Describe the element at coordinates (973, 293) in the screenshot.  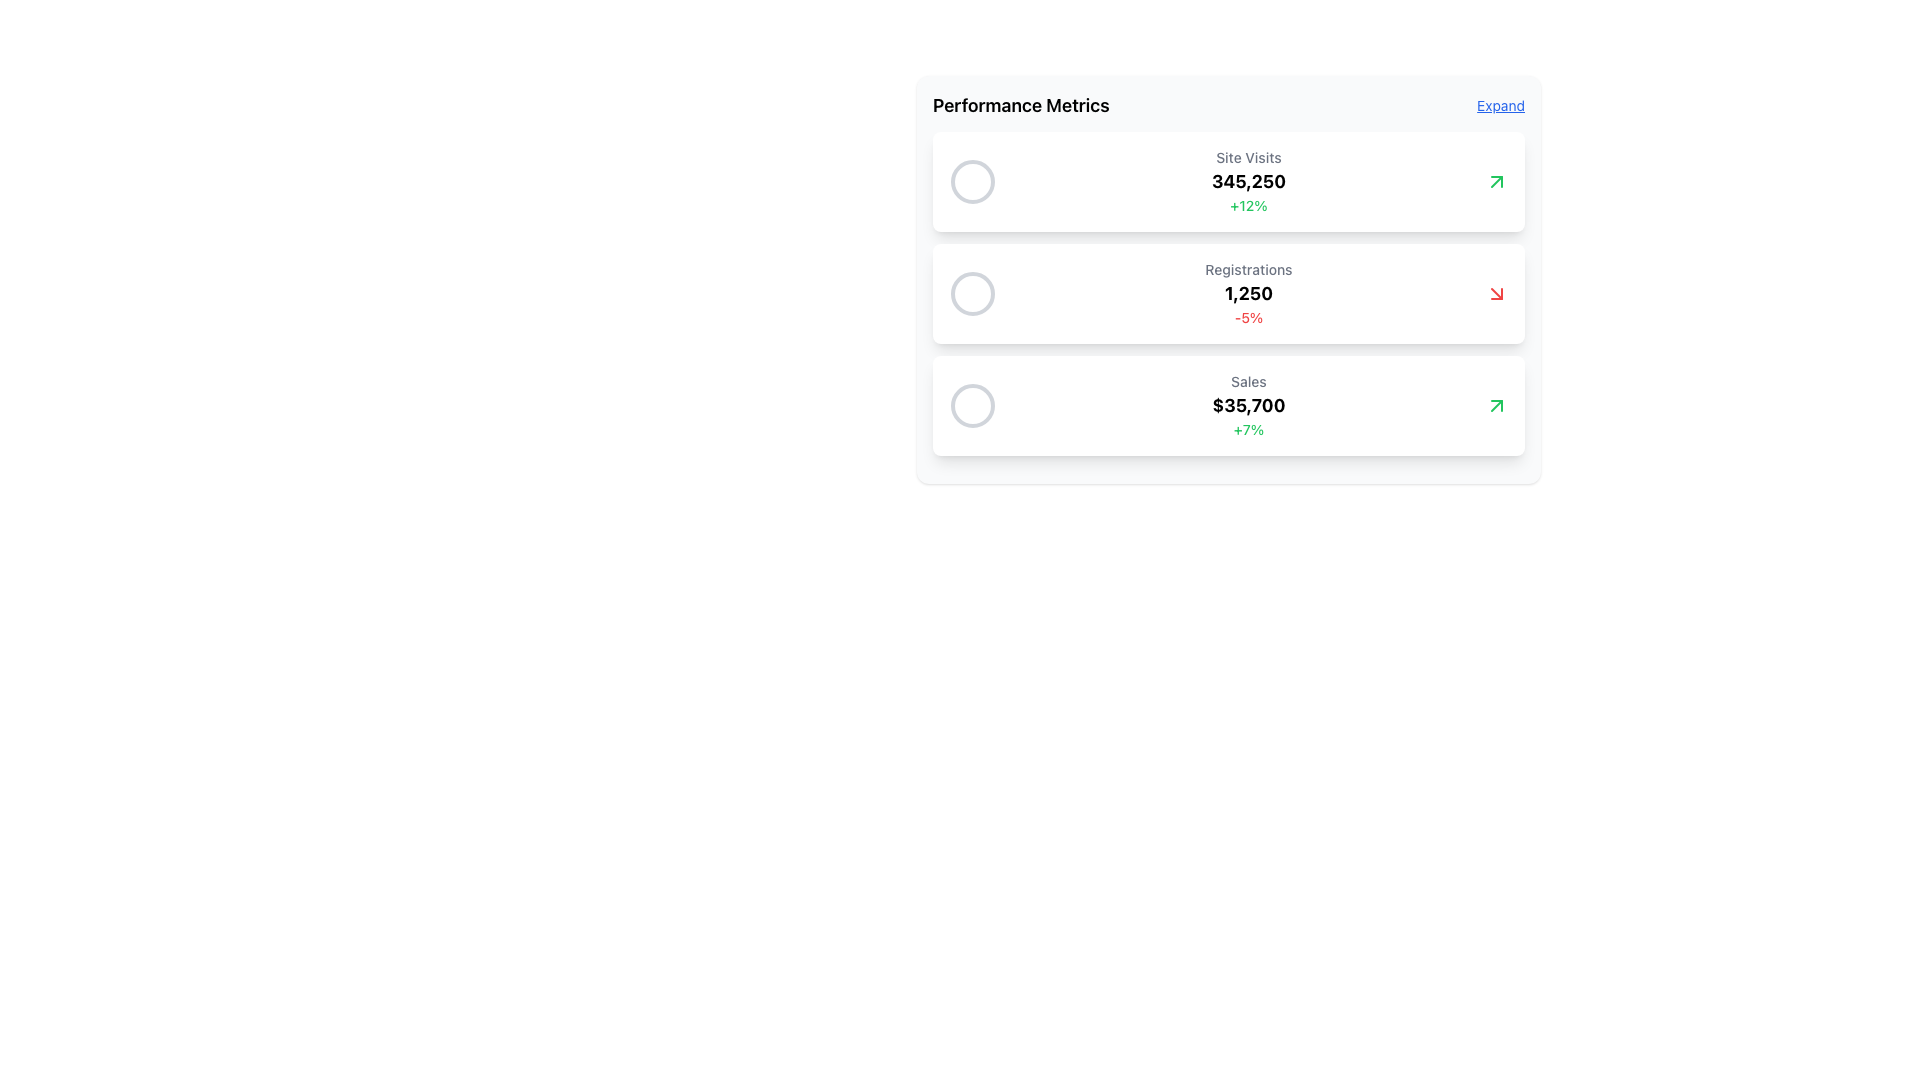
I see `the circular SVG element associated with the 'Registrations' metrics` at that location.